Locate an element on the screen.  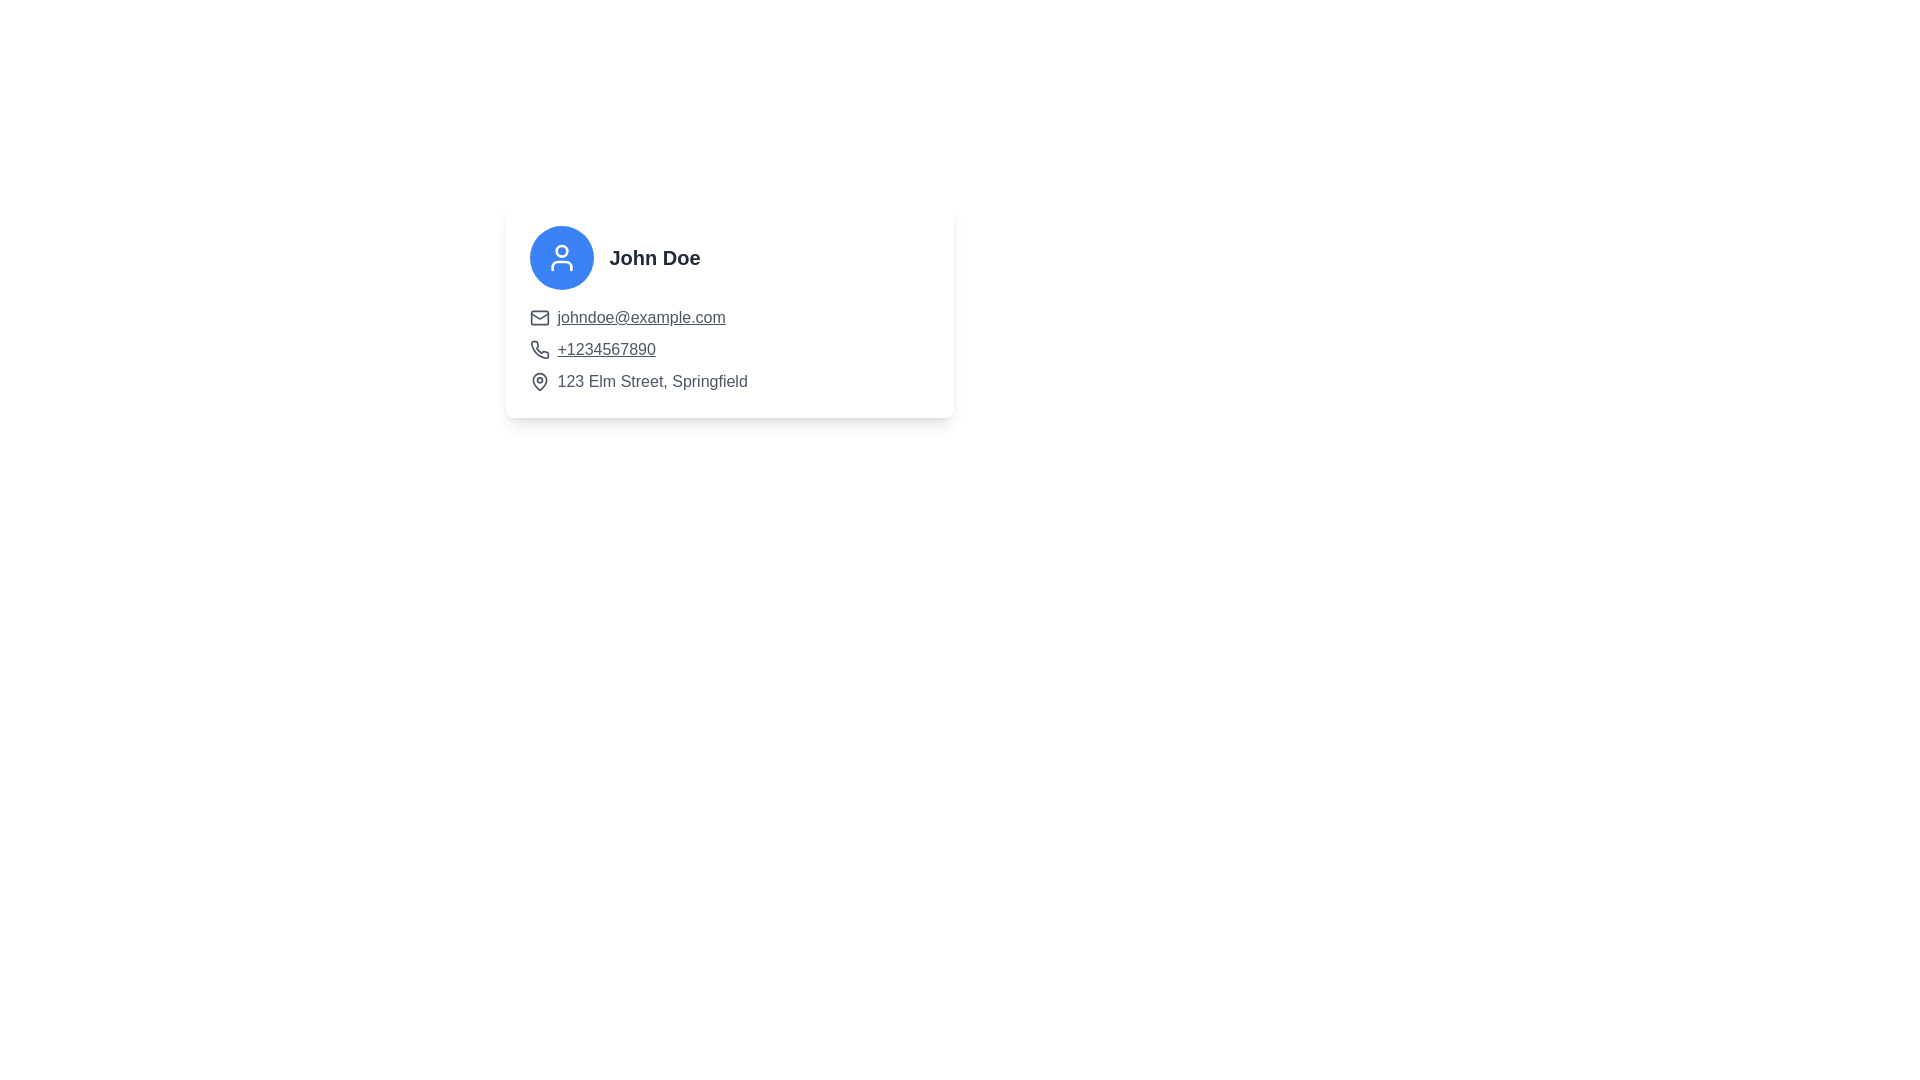
the user profile icon button associated with 'John Doe' located at the top-left corner of the card layout is located at coordinates (560, 257).